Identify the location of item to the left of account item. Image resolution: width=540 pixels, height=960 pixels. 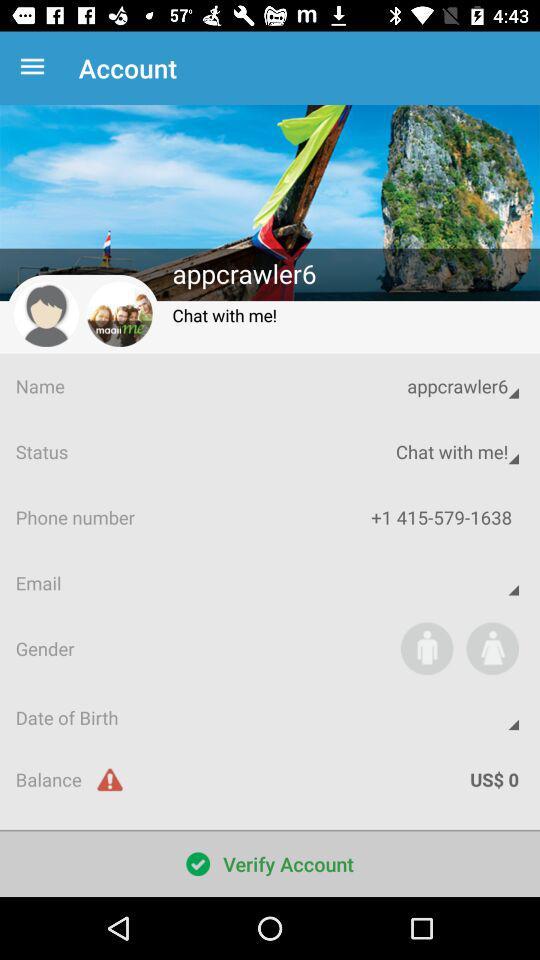
(36, 68).